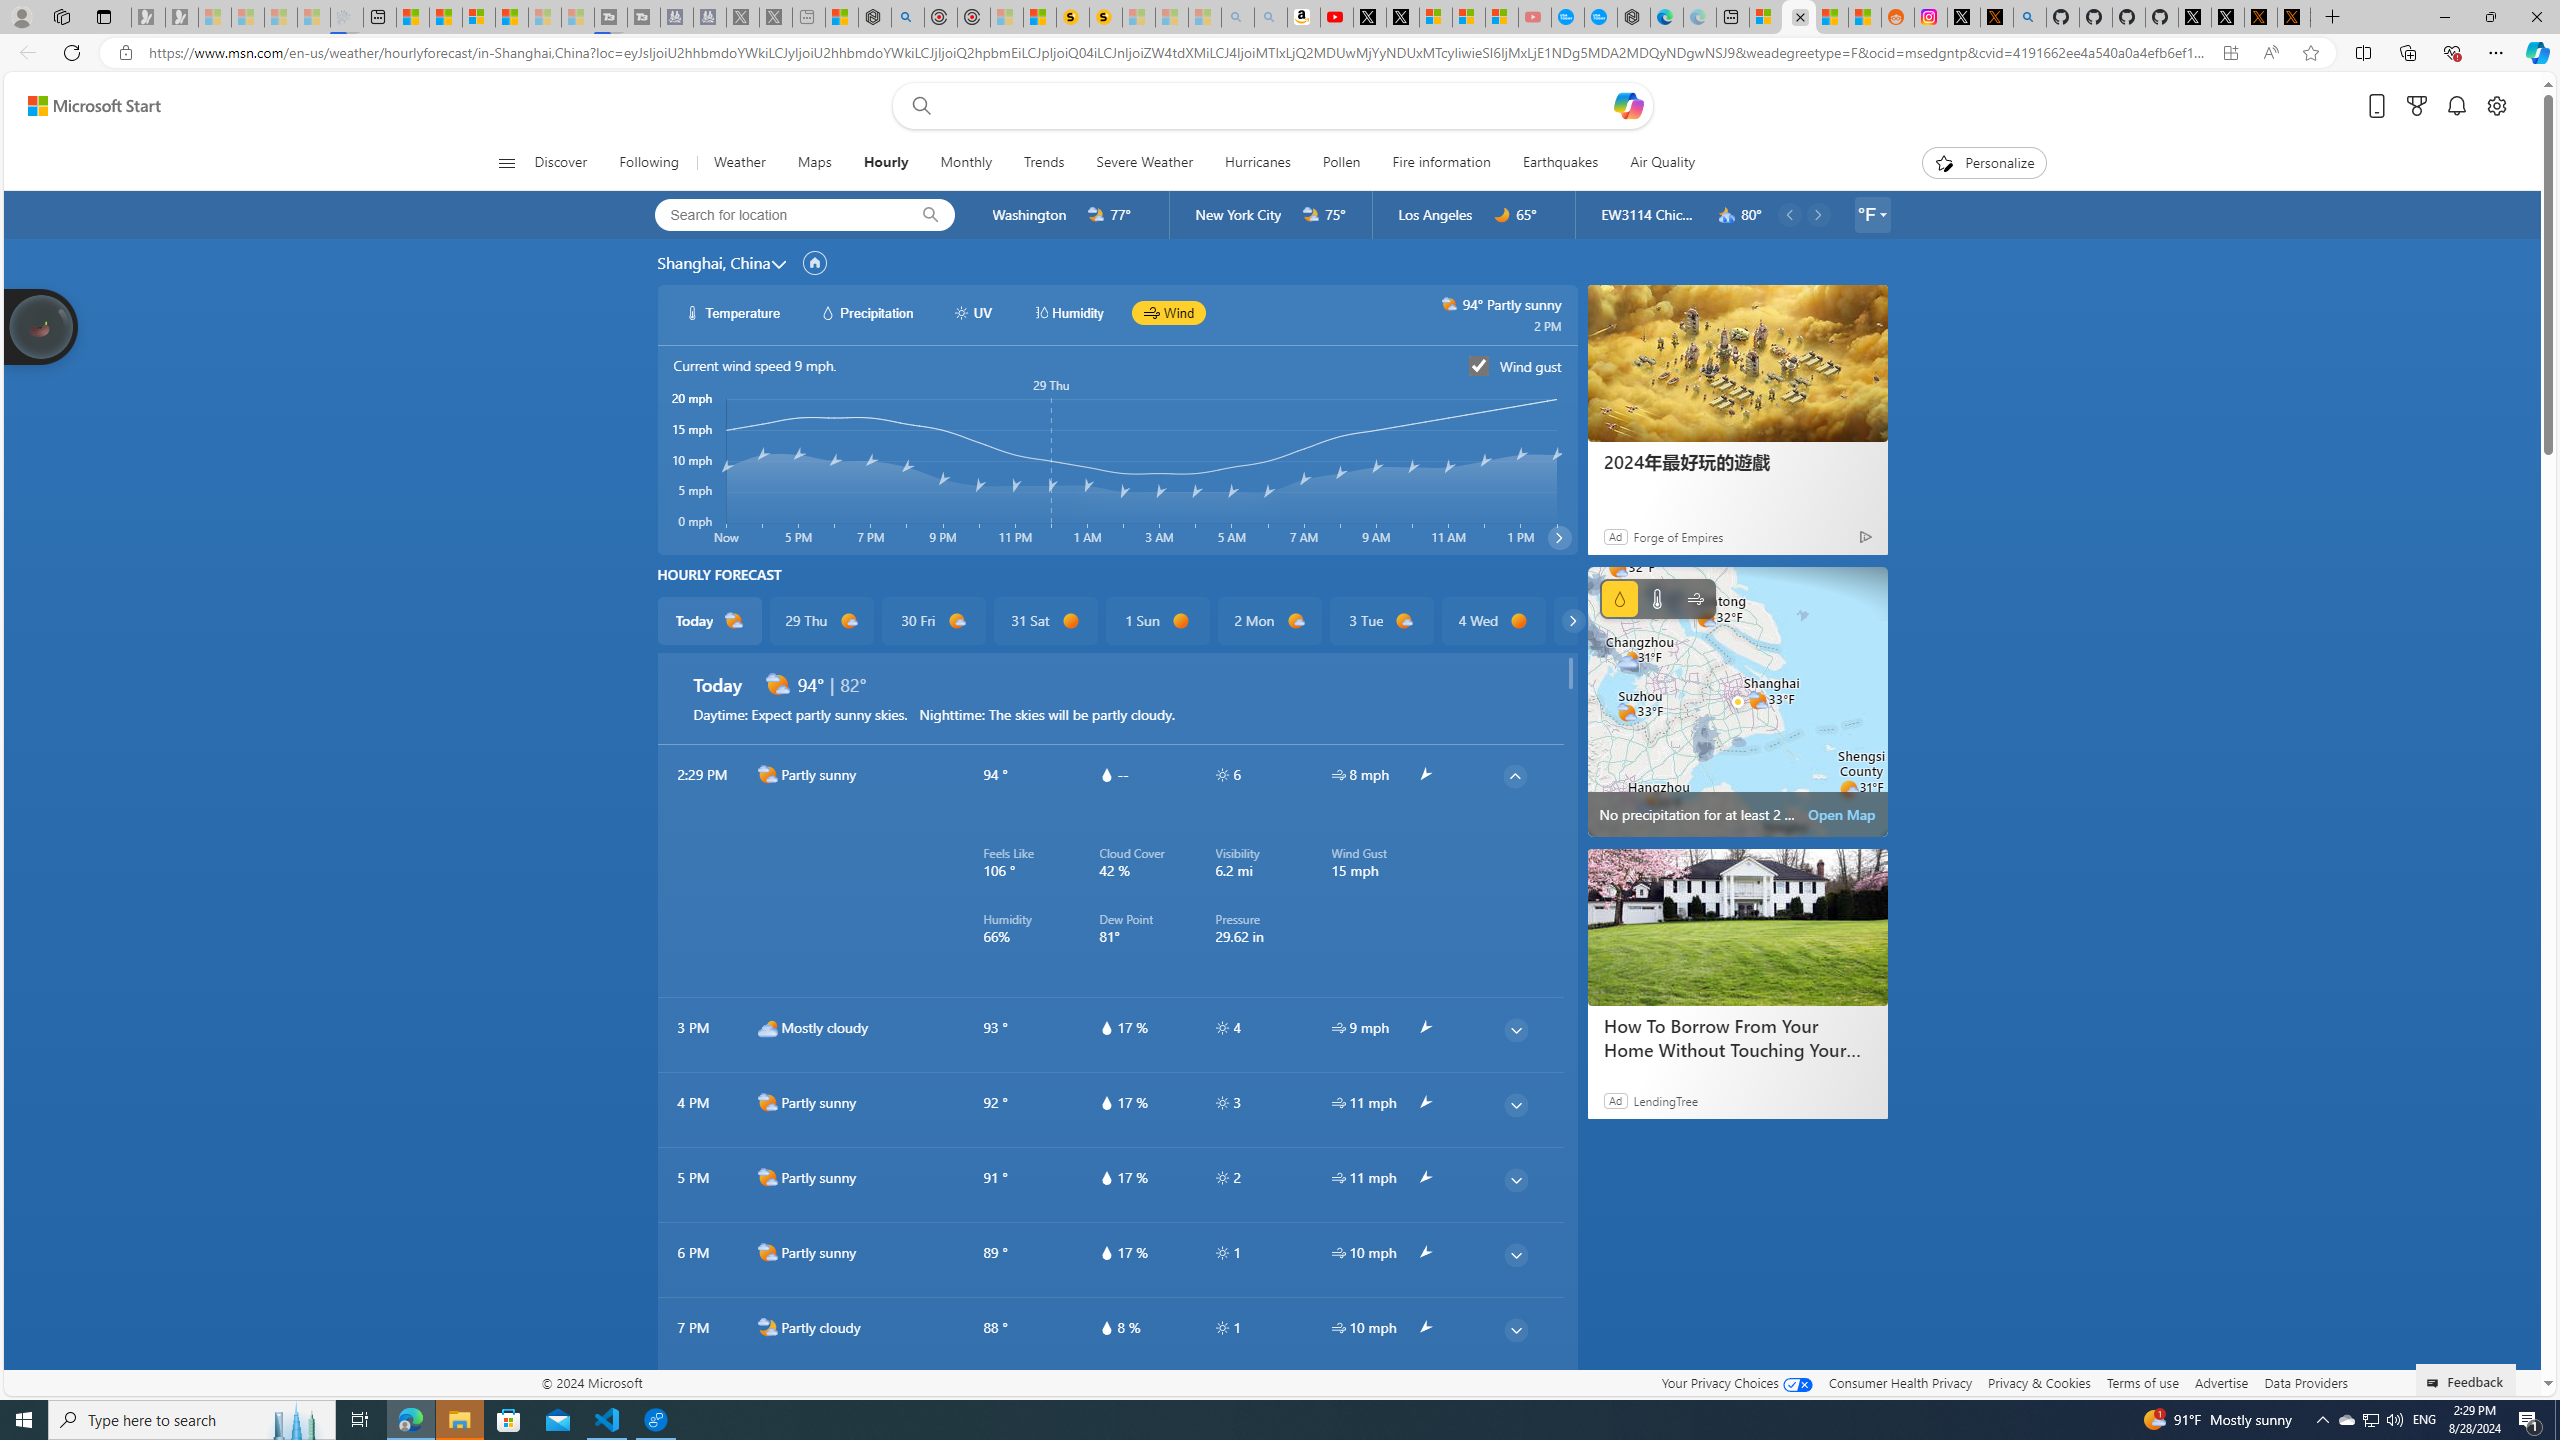 This screenshot has width=2560, height=1440. I want to click on '30 Fri d1000', so click(933, 620).